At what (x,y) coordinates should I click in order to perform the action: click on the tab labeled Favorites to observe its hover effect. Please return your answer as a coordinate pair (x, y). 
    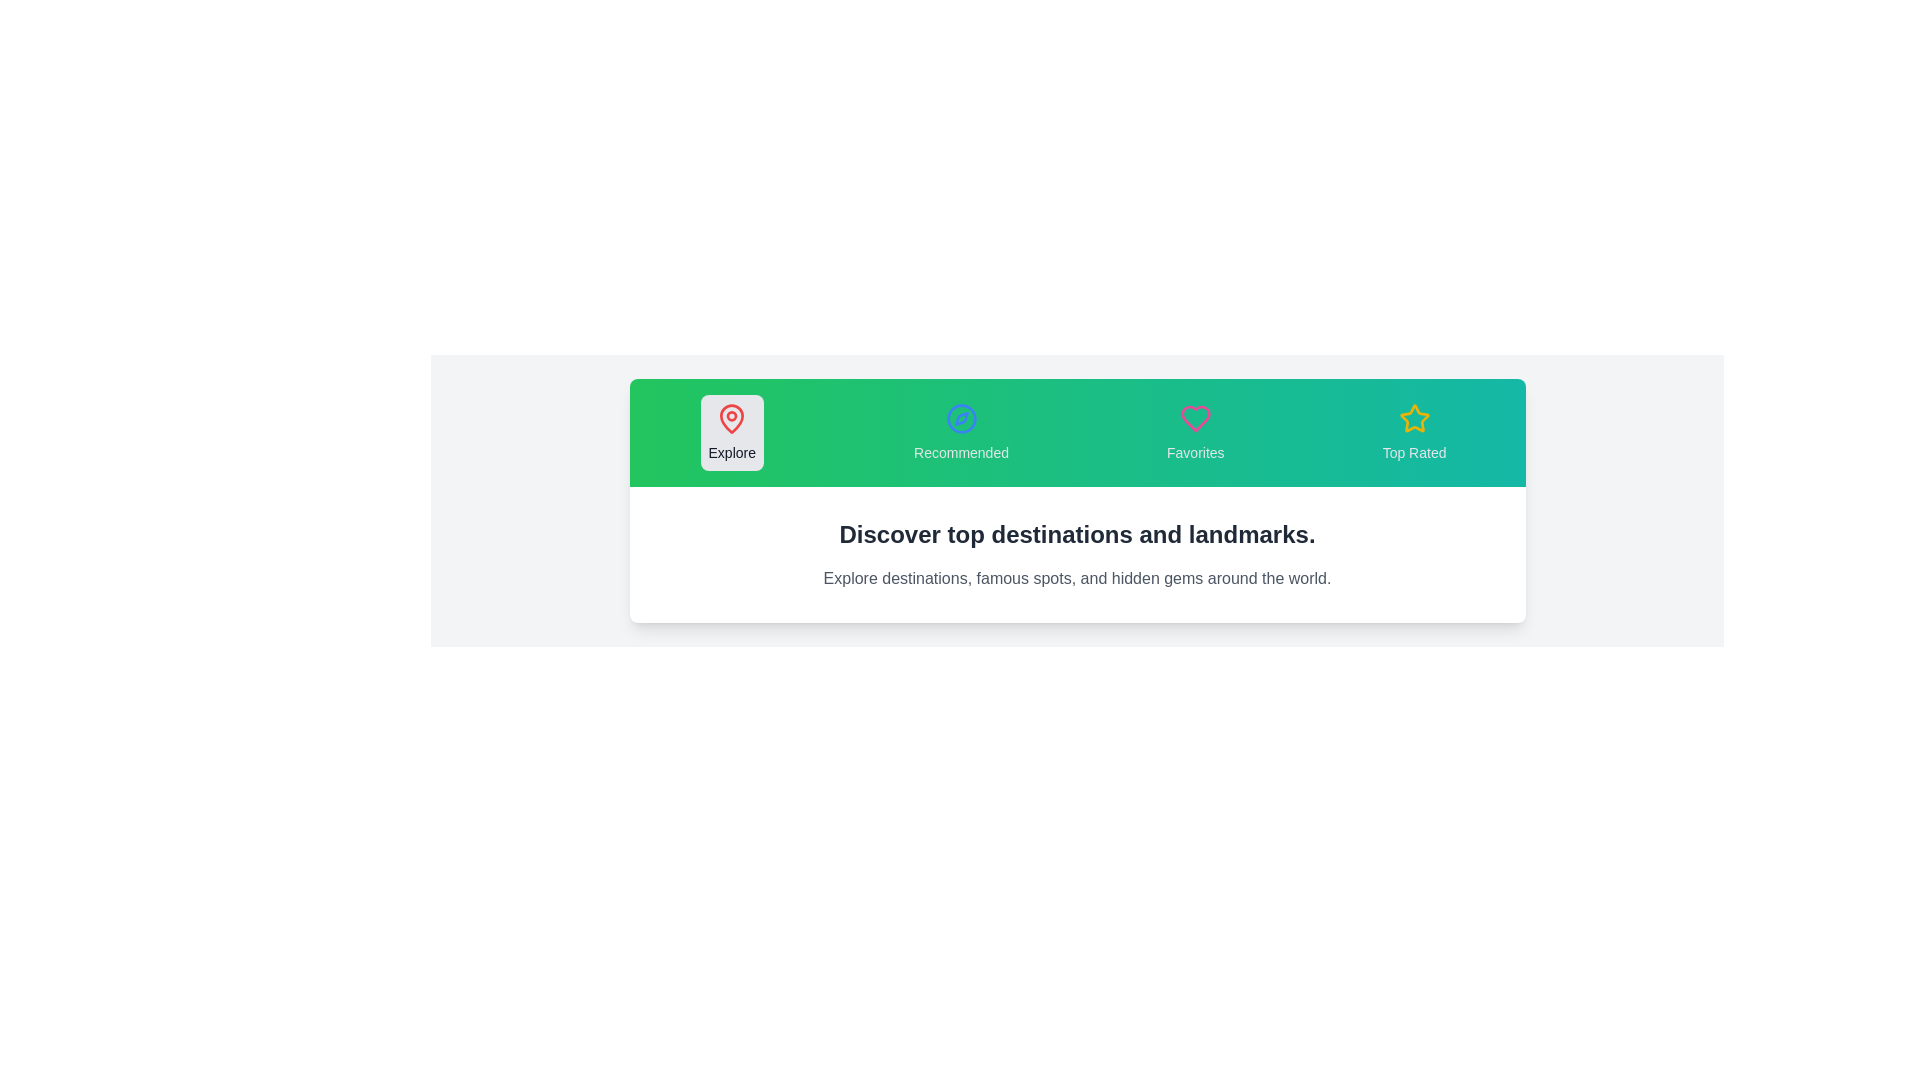
    Looking at the image, I should click on (1195, 431).